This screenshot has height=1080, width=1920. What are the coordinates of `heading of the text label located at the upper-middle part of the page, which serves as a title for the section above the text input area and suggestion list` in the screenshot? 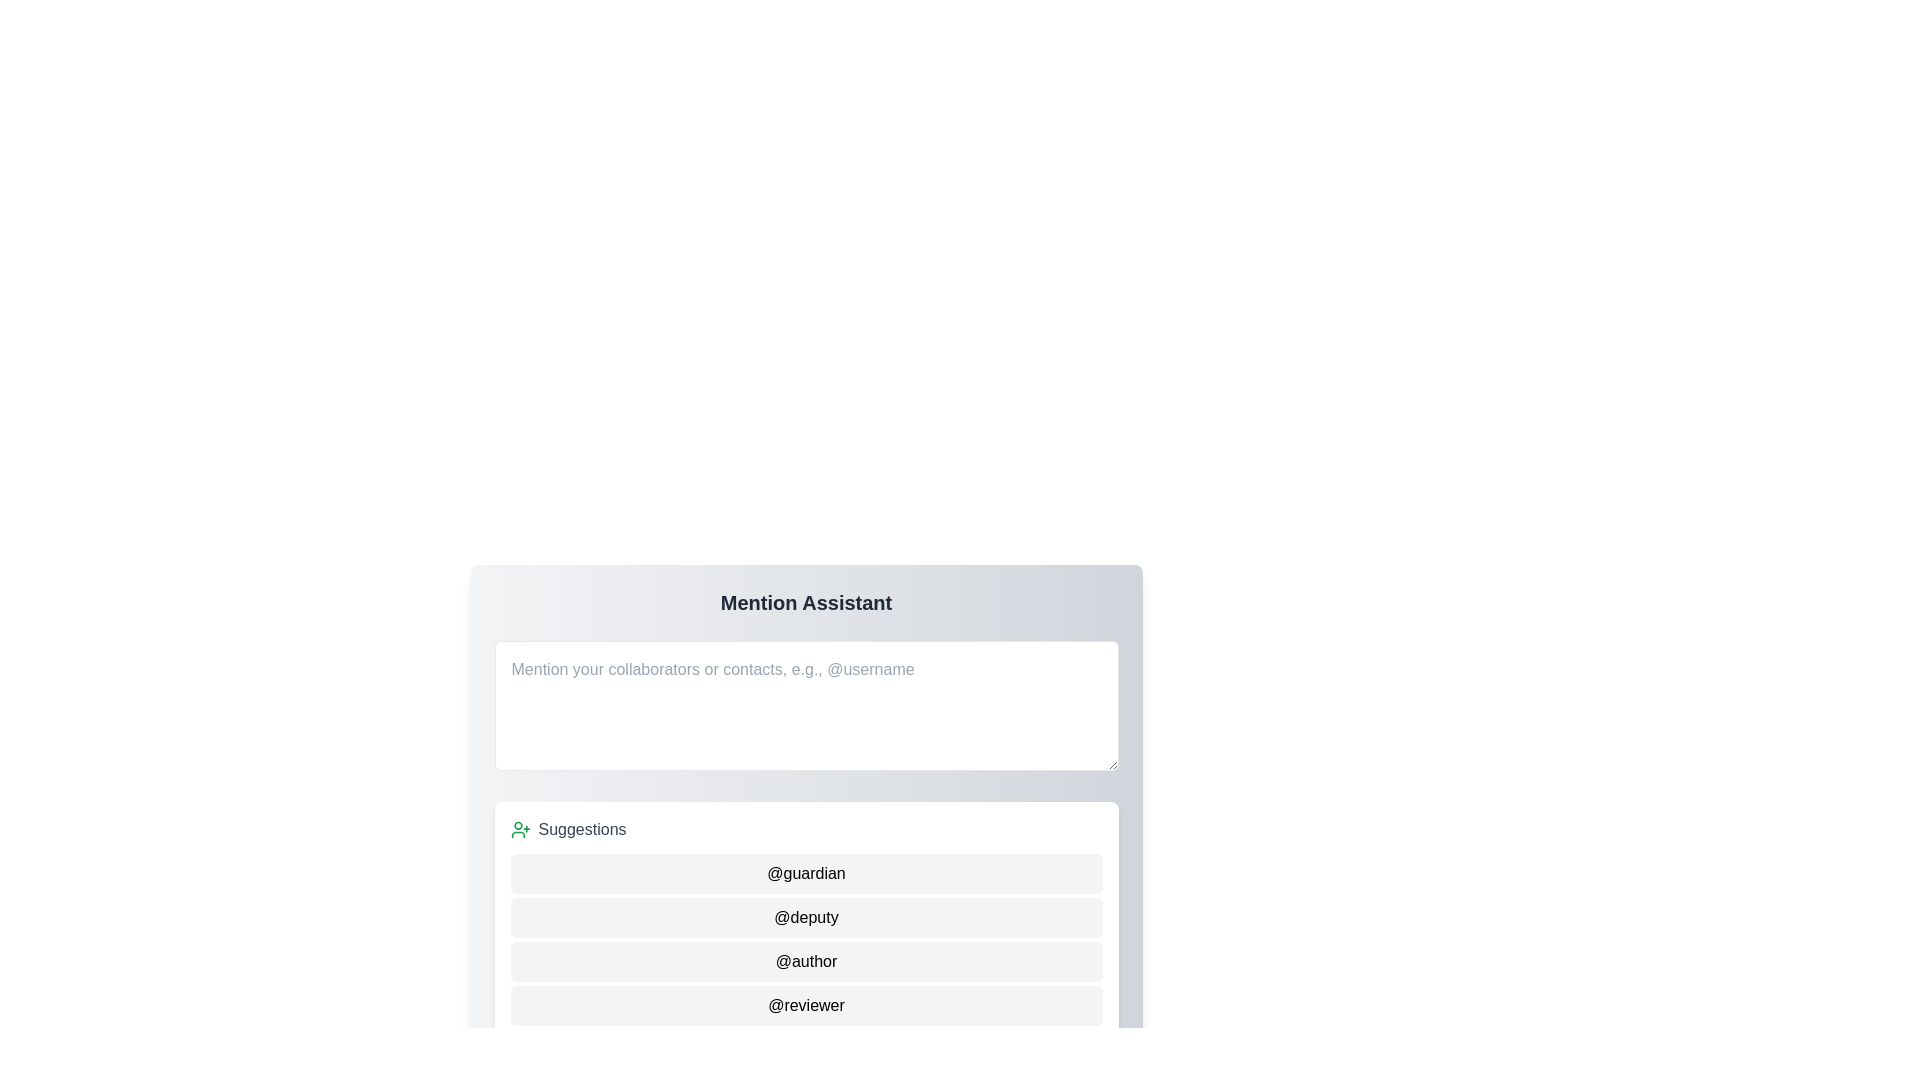 It's located at (806, 601).